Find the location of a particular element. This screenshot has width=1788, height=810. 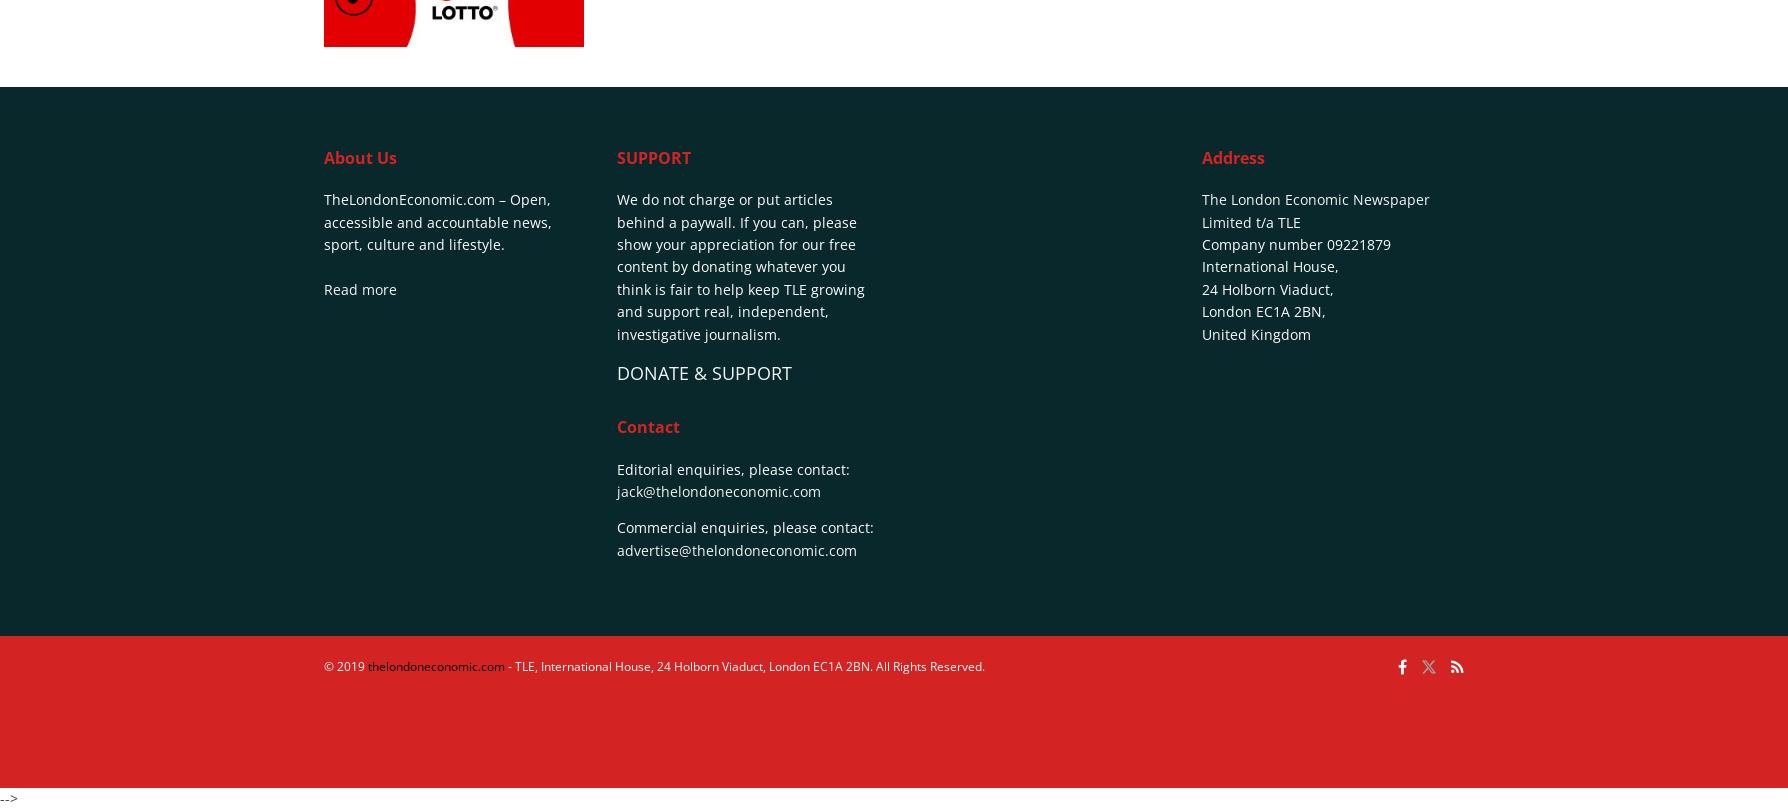

'Editorial enquiries, please contact:' is located at coordinates (731, 468).